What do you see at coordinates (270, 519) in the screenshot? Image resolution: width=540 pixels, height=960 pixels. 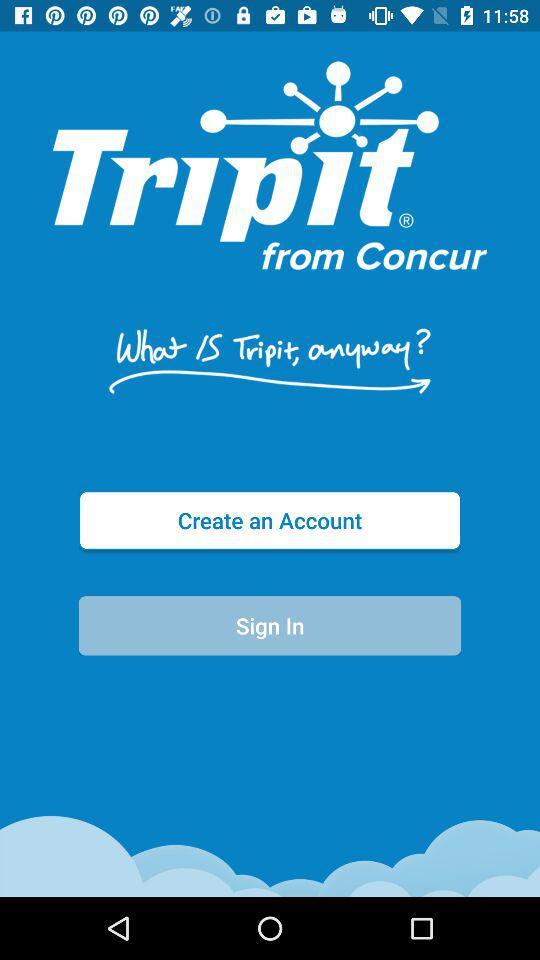 I see `the create an account item` at bounding box center [270, 519].